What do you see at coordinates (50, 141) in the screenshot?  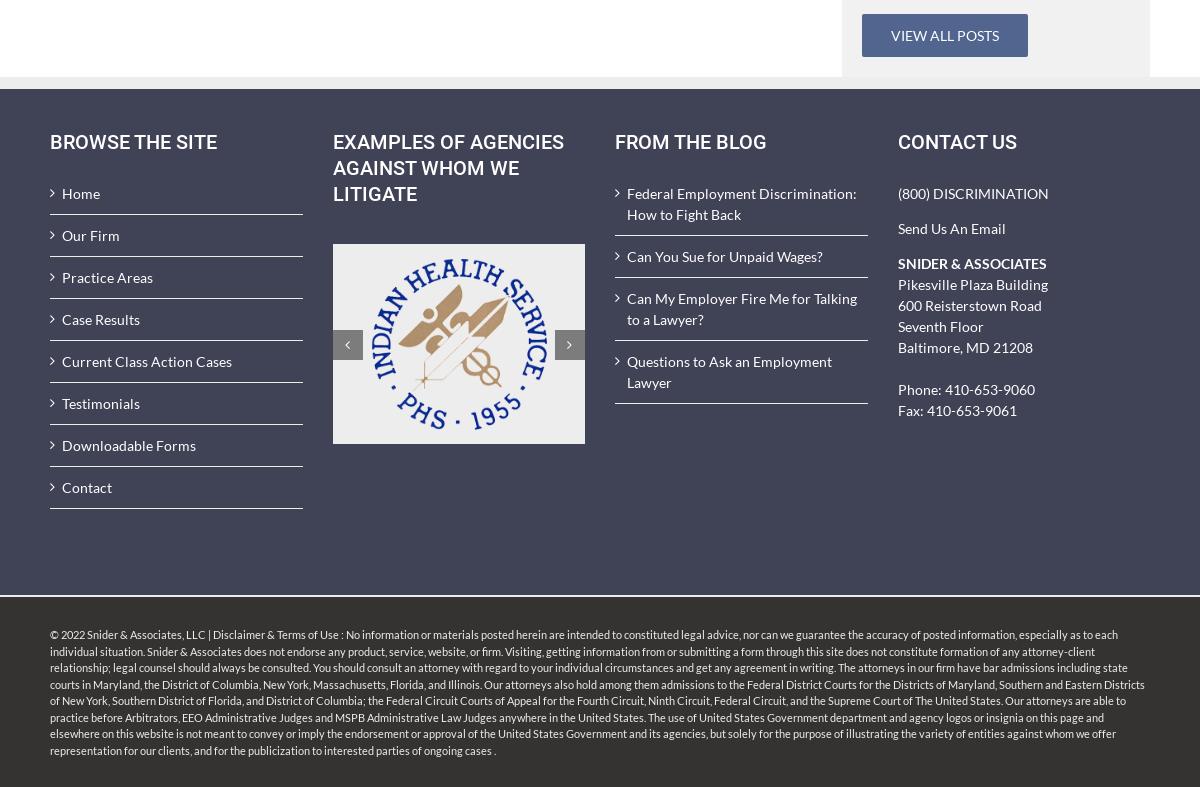 I see `'Browse The Site'` at bounding box center [50, 141].